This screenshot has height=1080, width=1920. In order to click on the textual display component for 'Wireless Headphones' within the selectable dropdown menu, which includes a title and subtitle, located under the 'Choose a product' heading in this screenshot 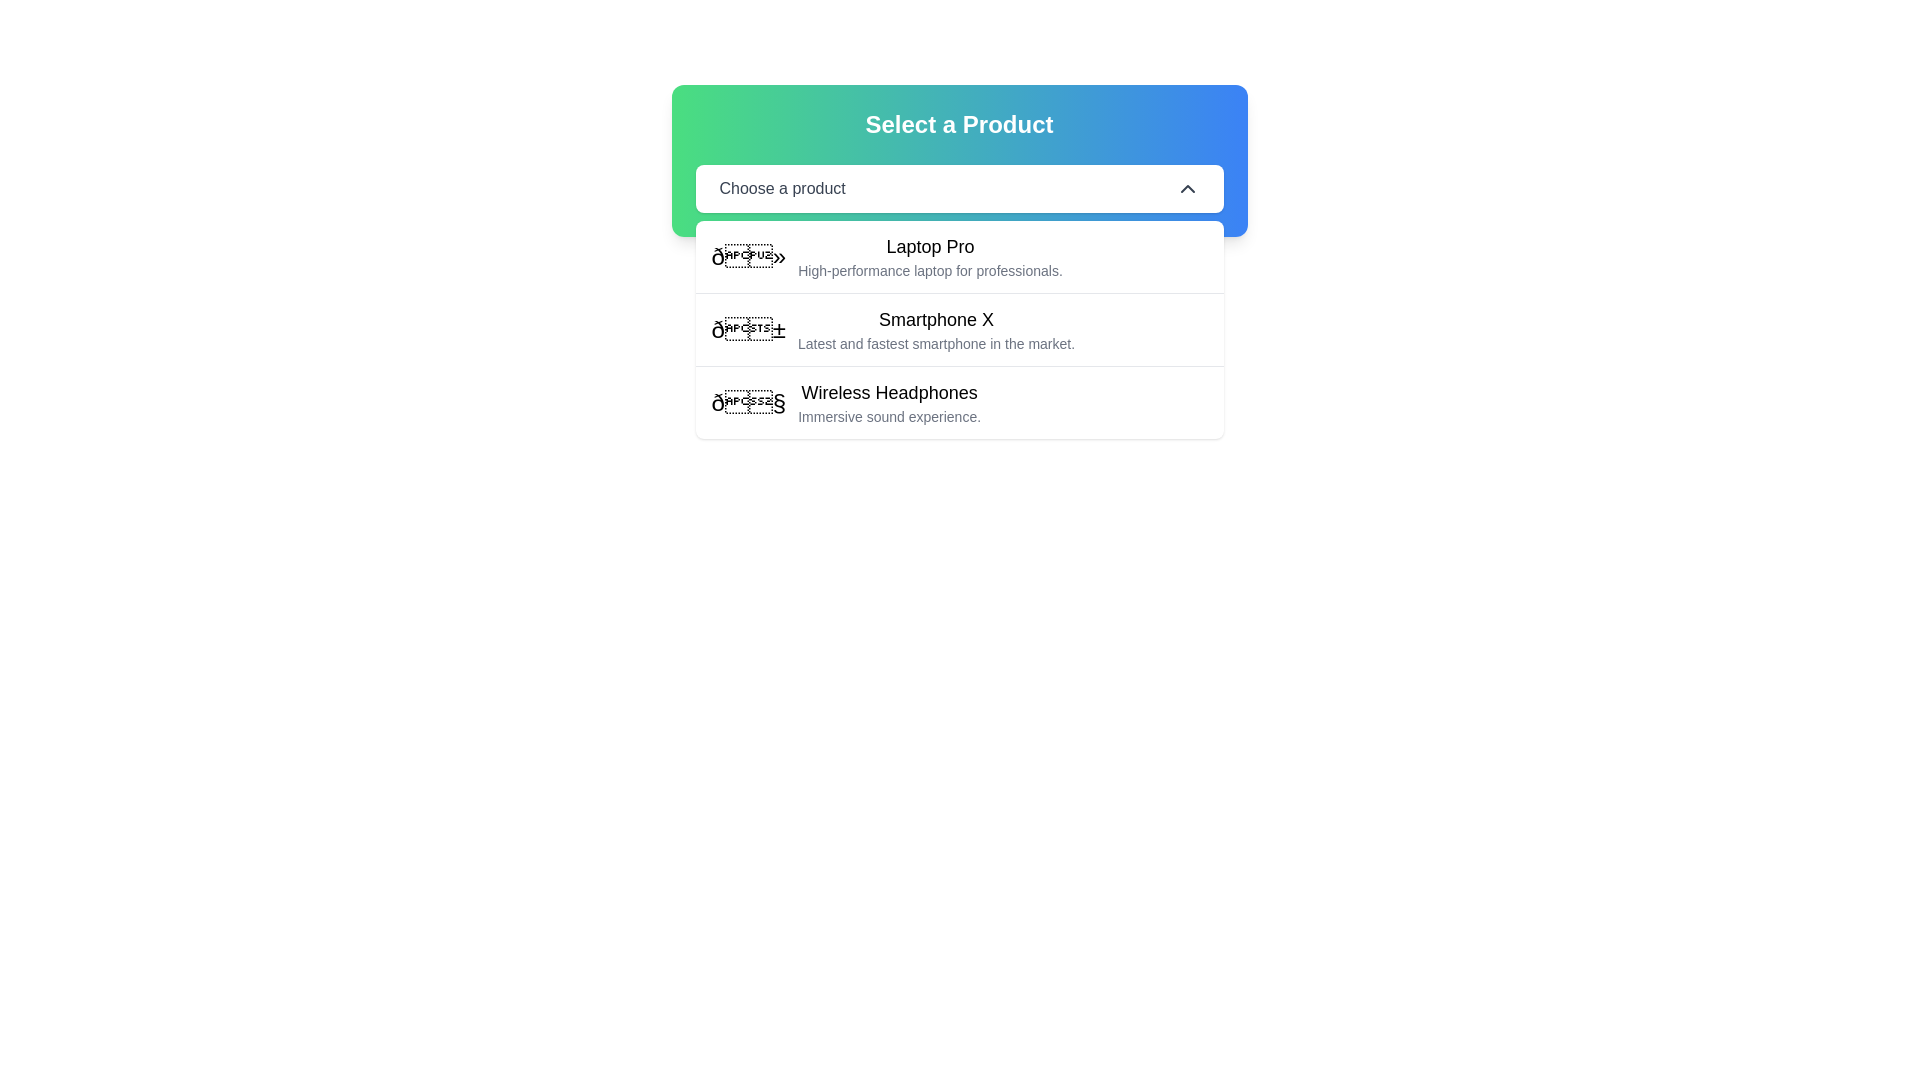, I will do `click(888, 402)`.